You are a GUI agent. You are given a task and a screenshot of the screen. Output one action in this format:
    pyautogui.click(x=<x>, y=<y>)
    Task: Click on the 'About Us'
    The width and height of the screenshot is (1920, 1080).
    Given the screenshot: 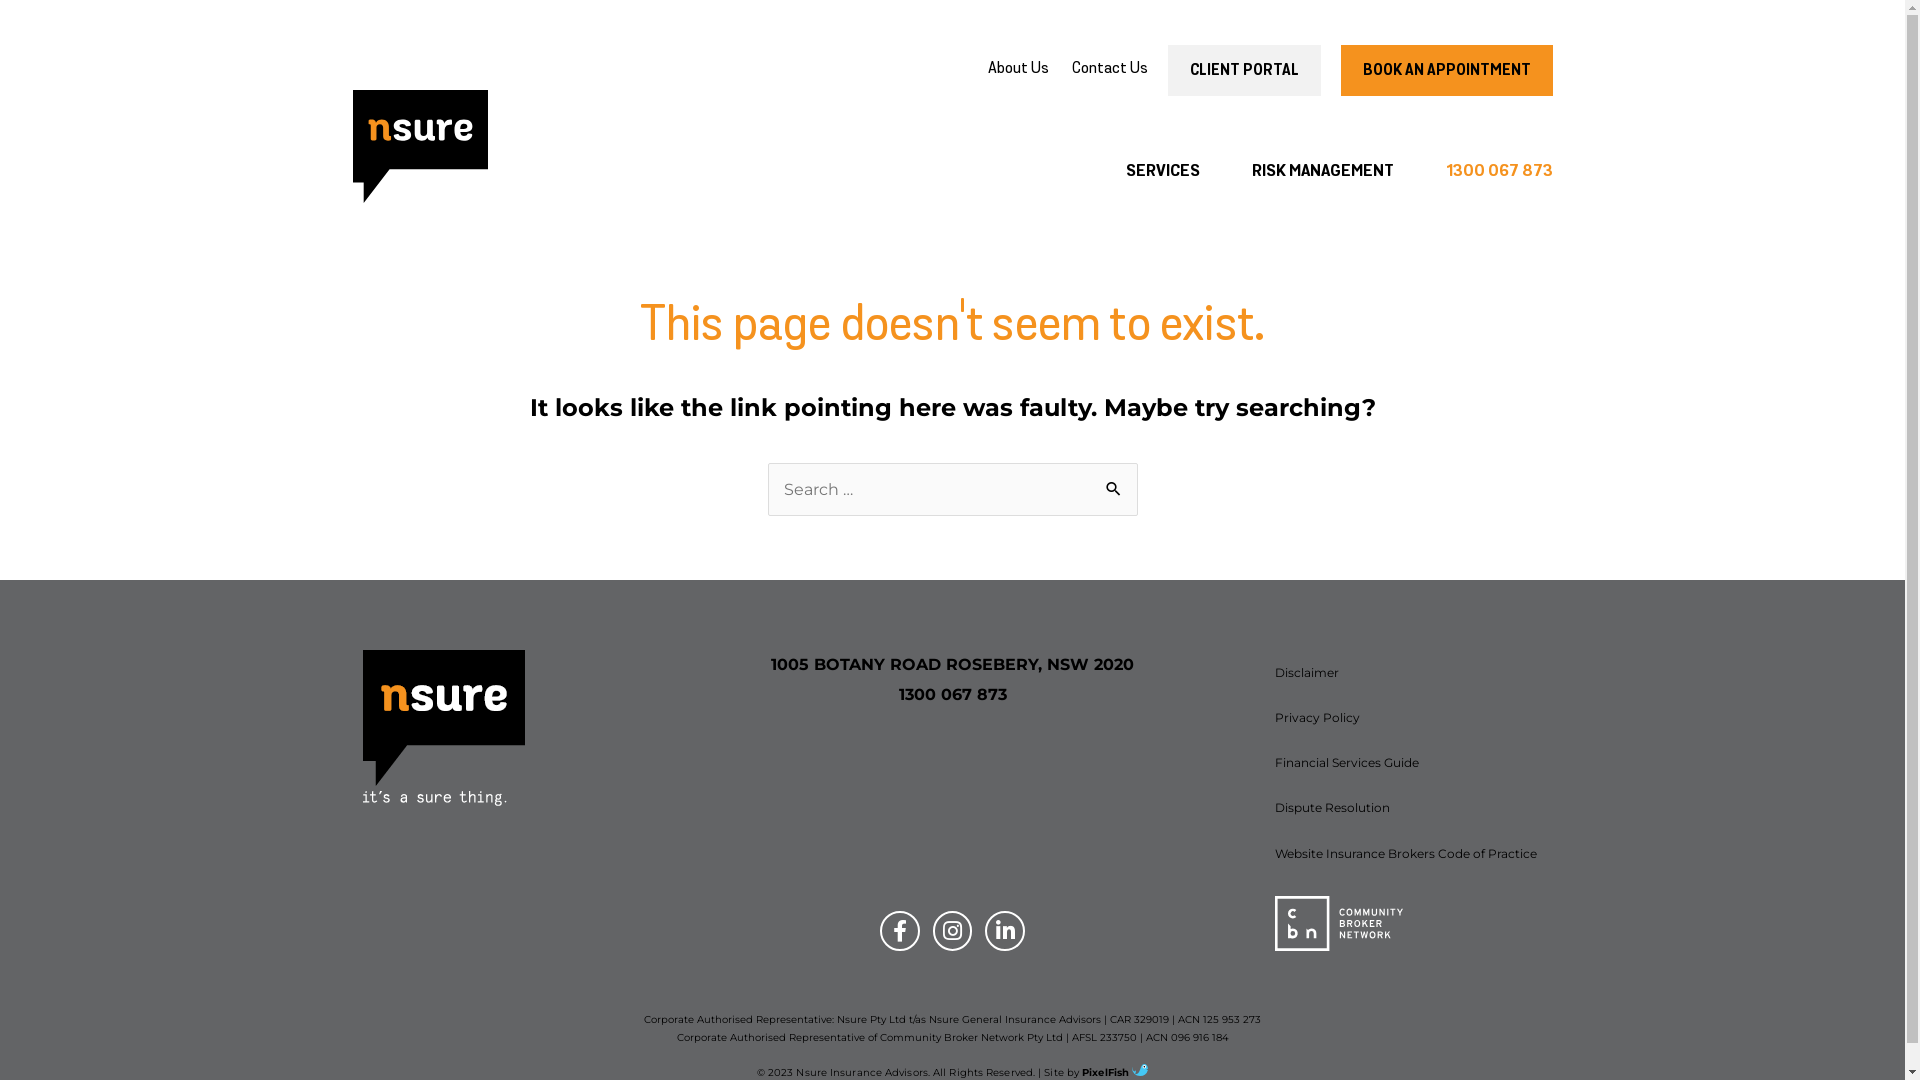 What is the action you would take?
    pyautogui.click(x=1018, y=68)
    